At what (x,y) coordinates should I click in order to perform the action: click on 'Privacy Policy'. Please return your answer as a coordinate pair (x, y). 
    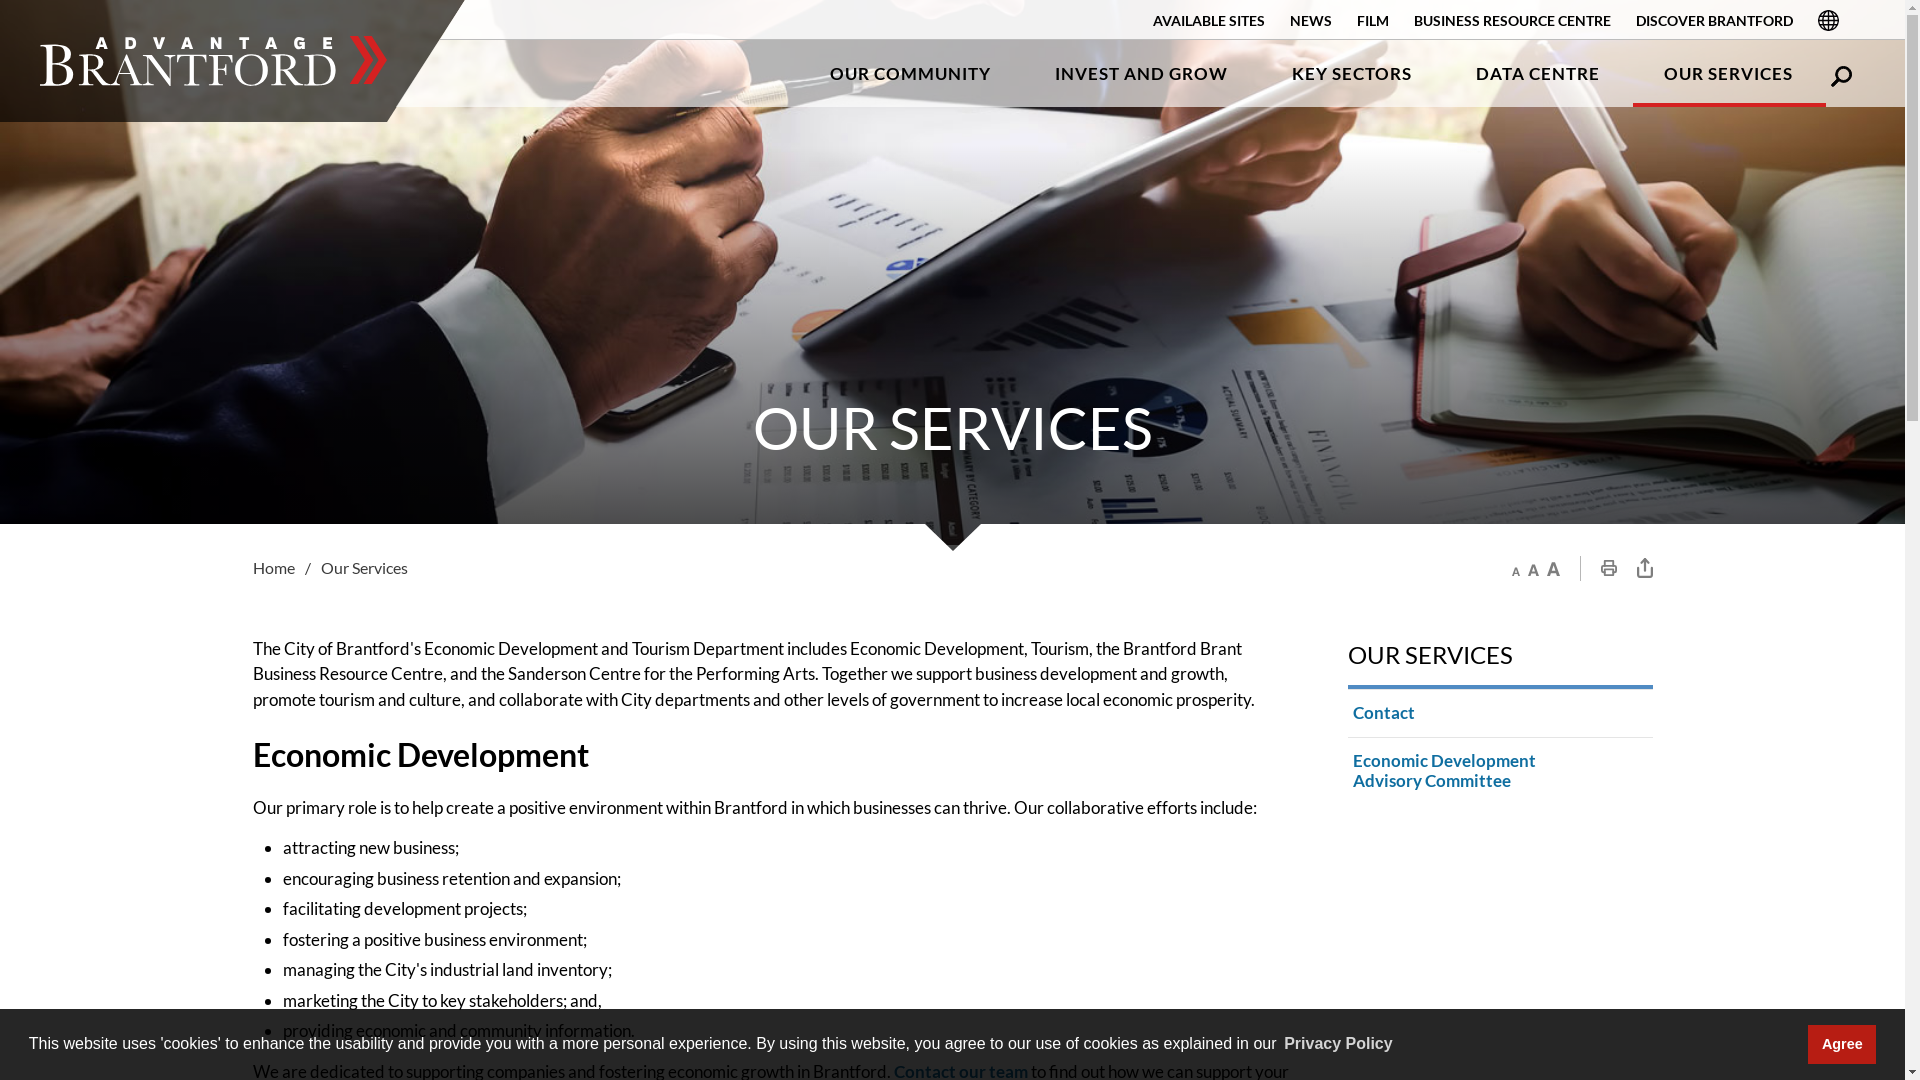
    Looking at the image, I should click on (1338, 1043).